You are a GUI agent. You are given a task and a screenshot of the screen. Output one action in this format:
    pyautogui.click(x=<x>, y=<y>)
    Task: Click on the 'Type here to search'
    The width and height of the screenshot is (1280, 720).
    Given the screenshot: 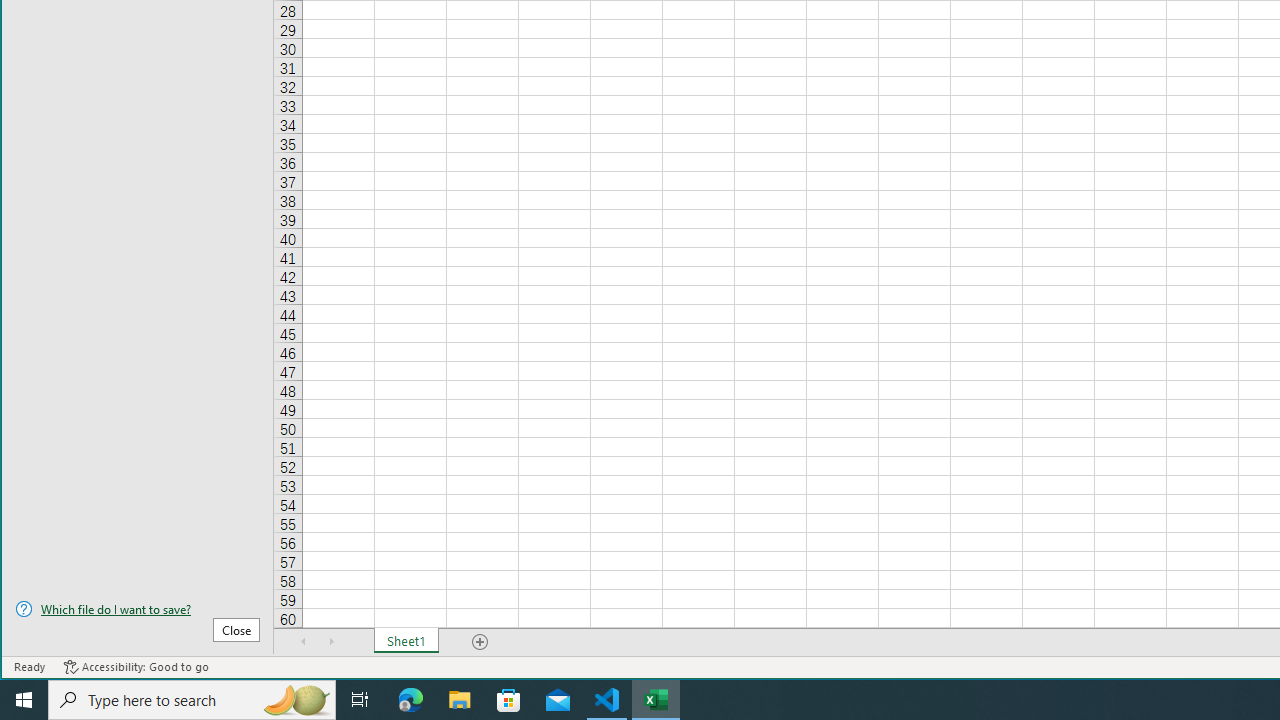 What is the action you would take?
    pyautogui.click(x=192, y=698)
    